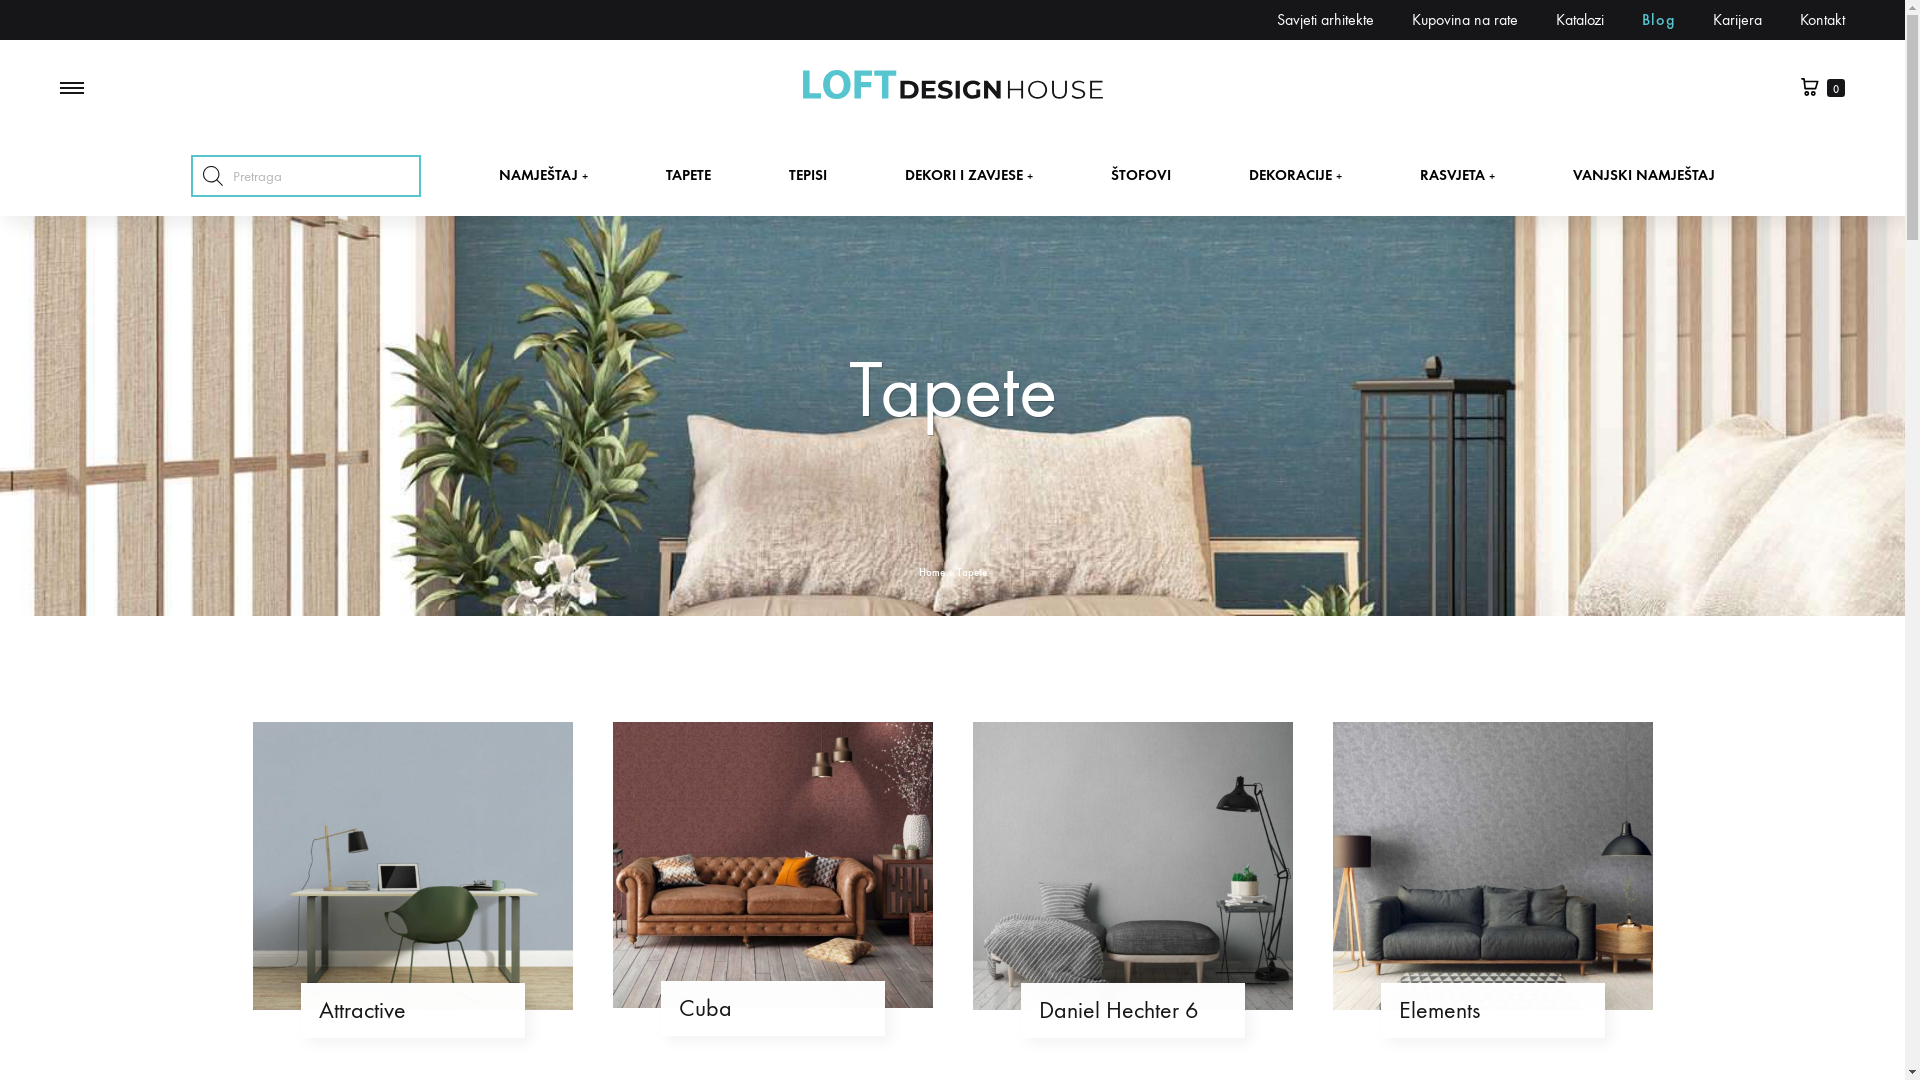  I want to click on 'Kontakt', so click(1800, 19).